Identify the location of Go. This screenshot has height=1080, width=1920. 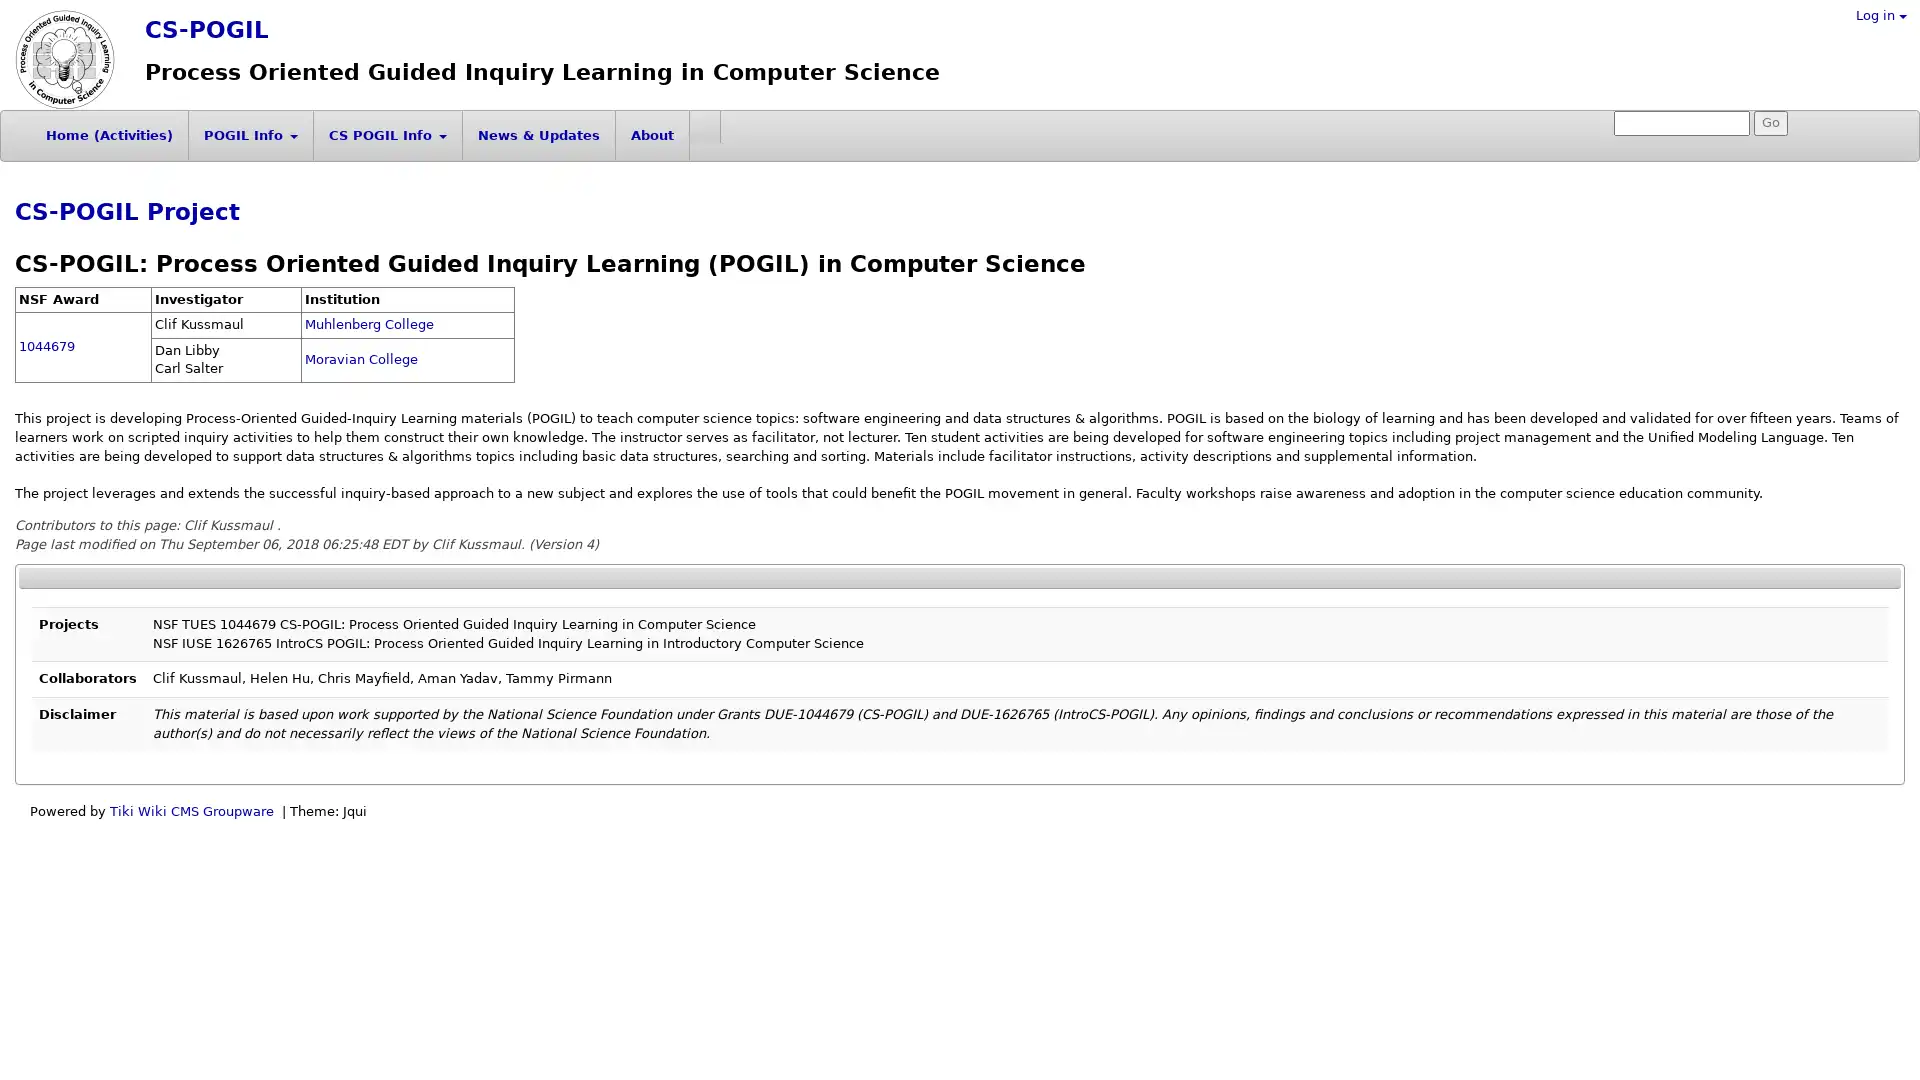
(1771, 123).